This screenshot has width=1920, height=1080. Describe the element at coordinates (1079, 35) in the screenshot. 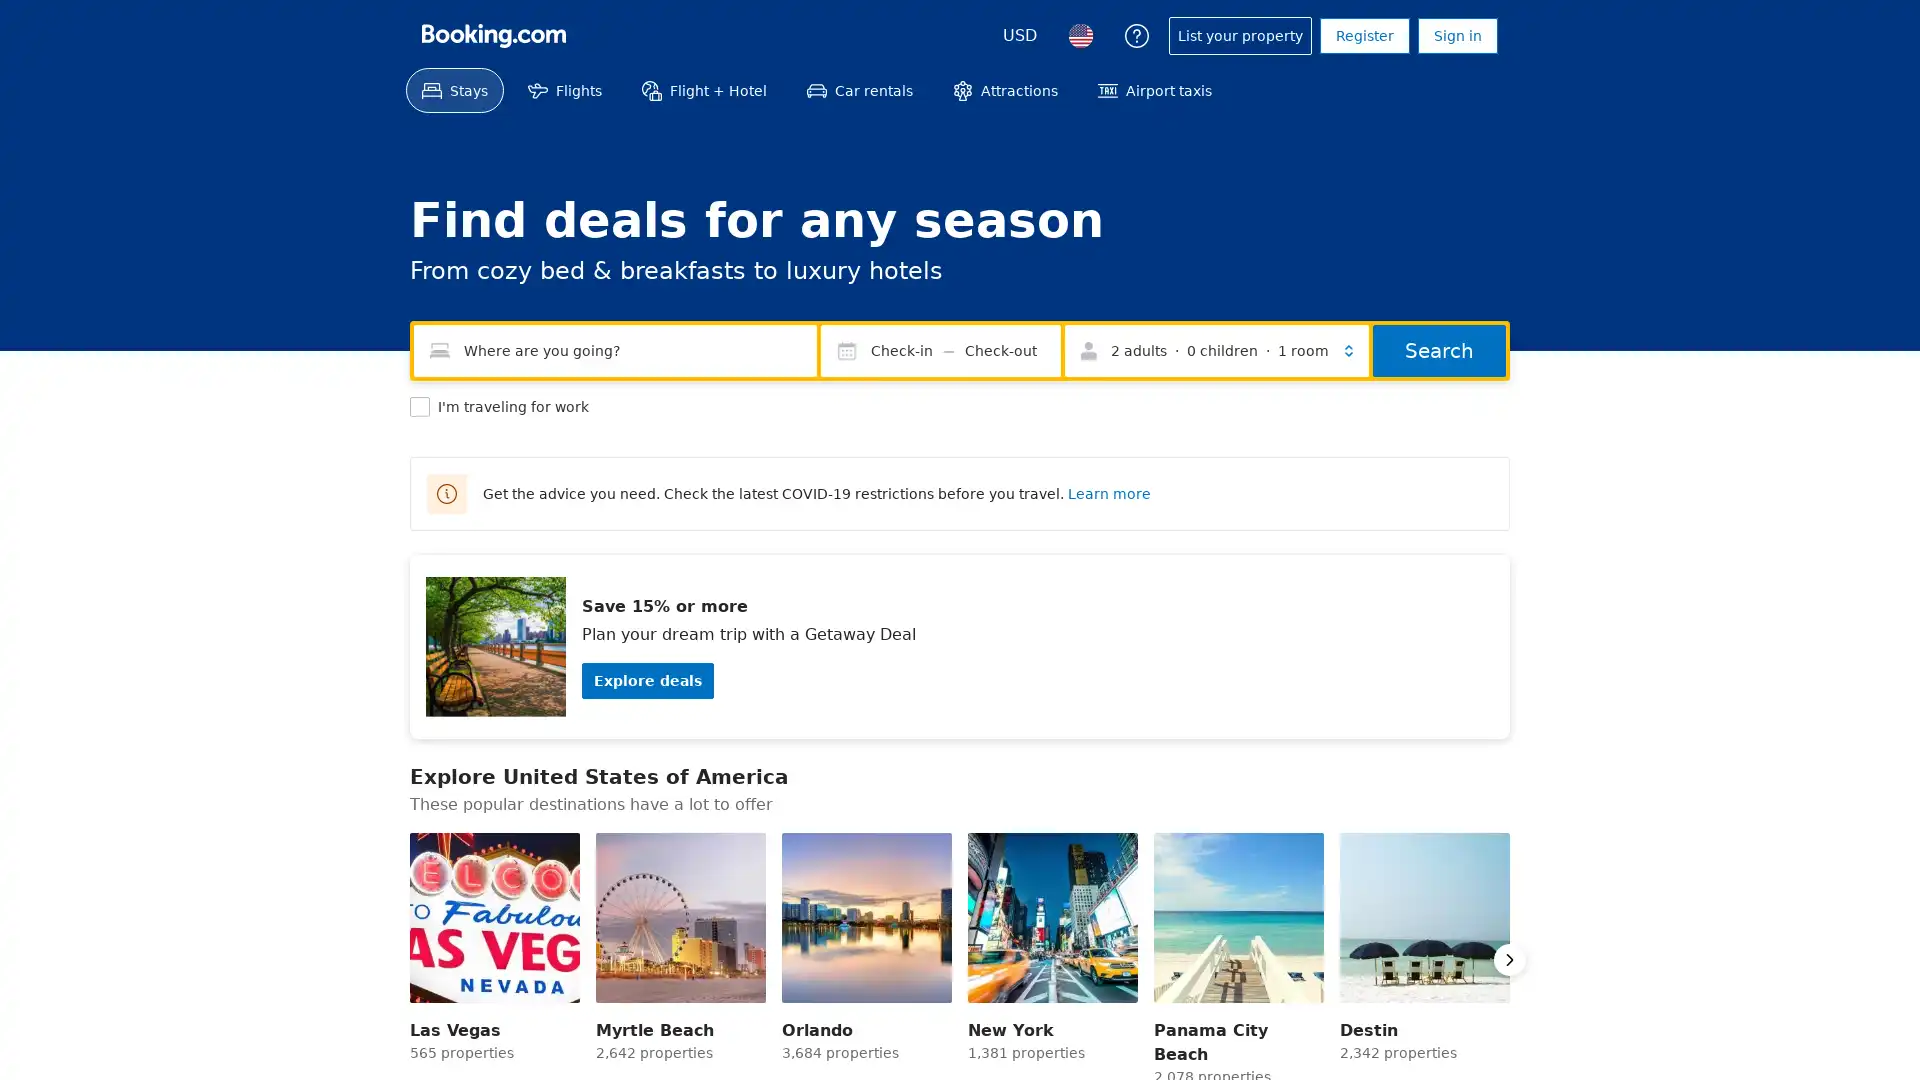

I see `Choose your language. Your current language is English (US)` at that location.